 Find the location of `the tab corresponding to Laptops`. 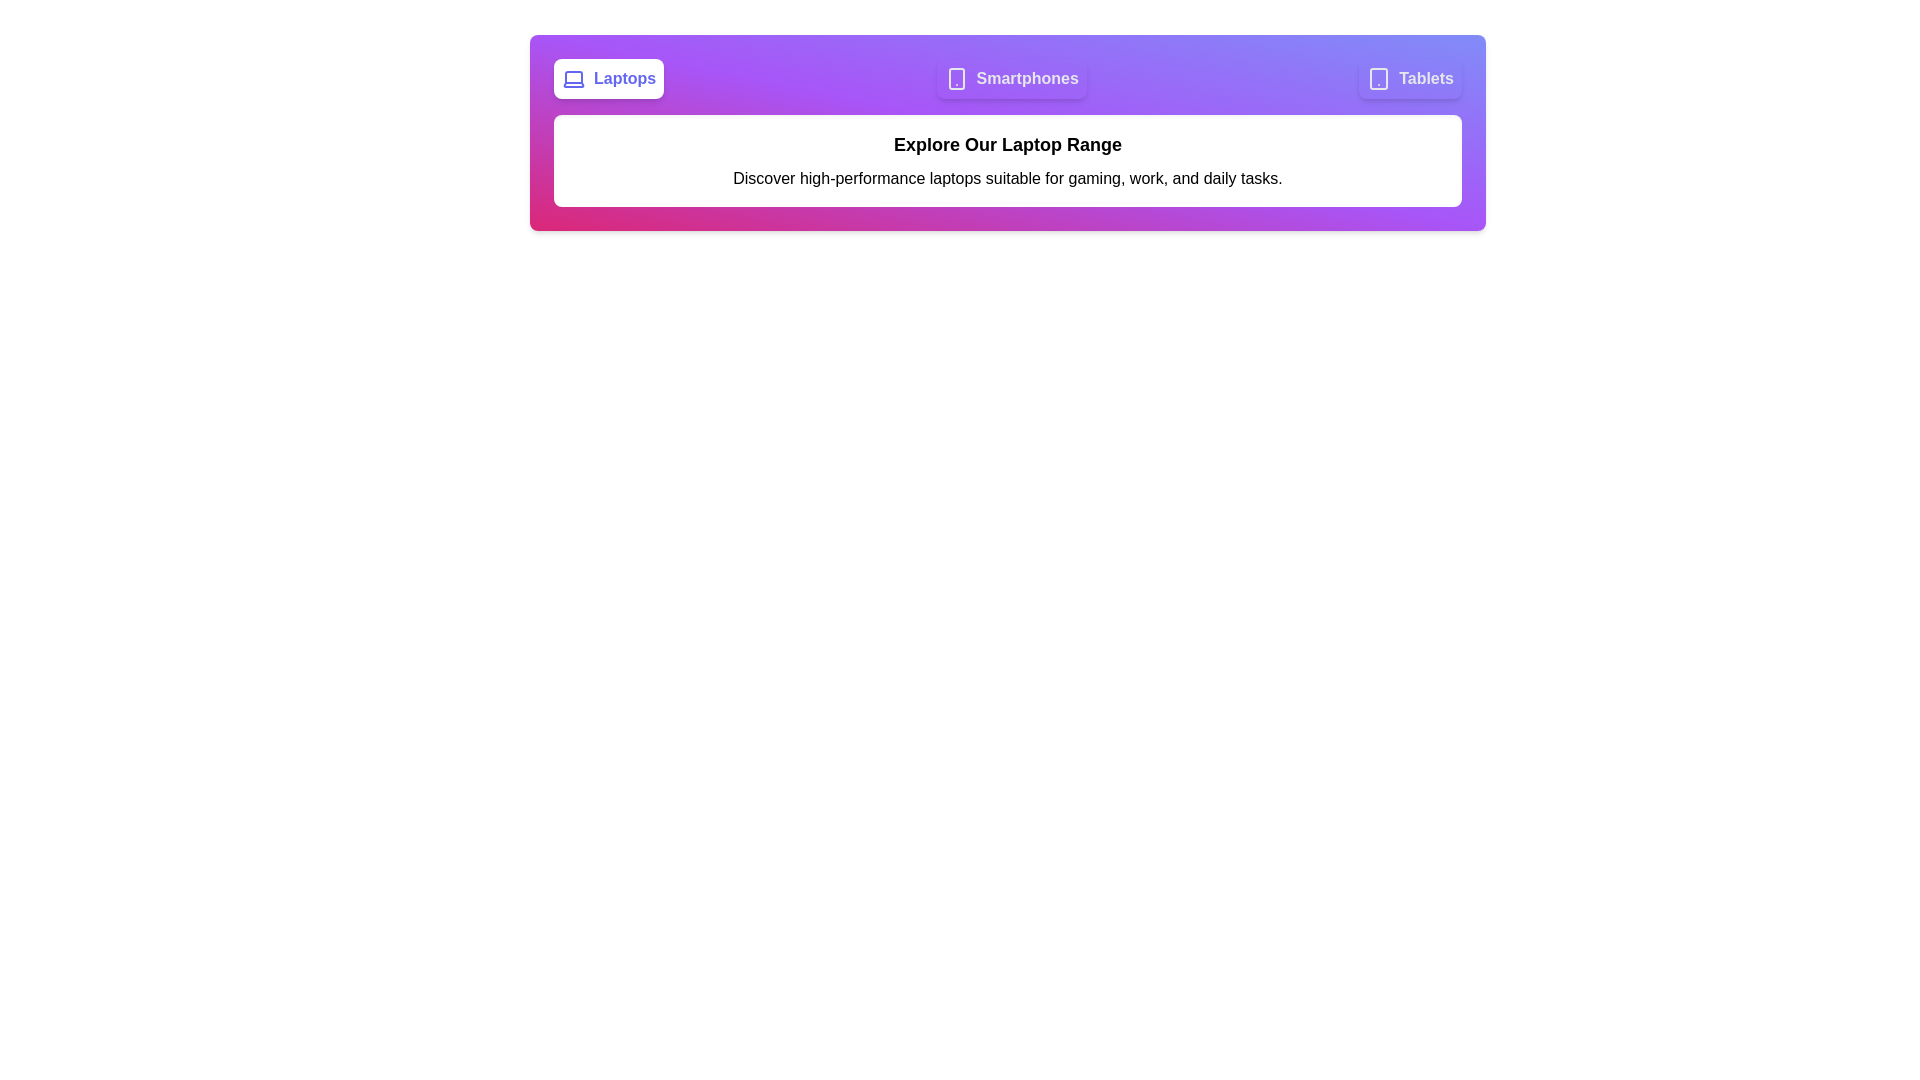

the tab corresponding to Laptops is located at coordinates (608, 77).